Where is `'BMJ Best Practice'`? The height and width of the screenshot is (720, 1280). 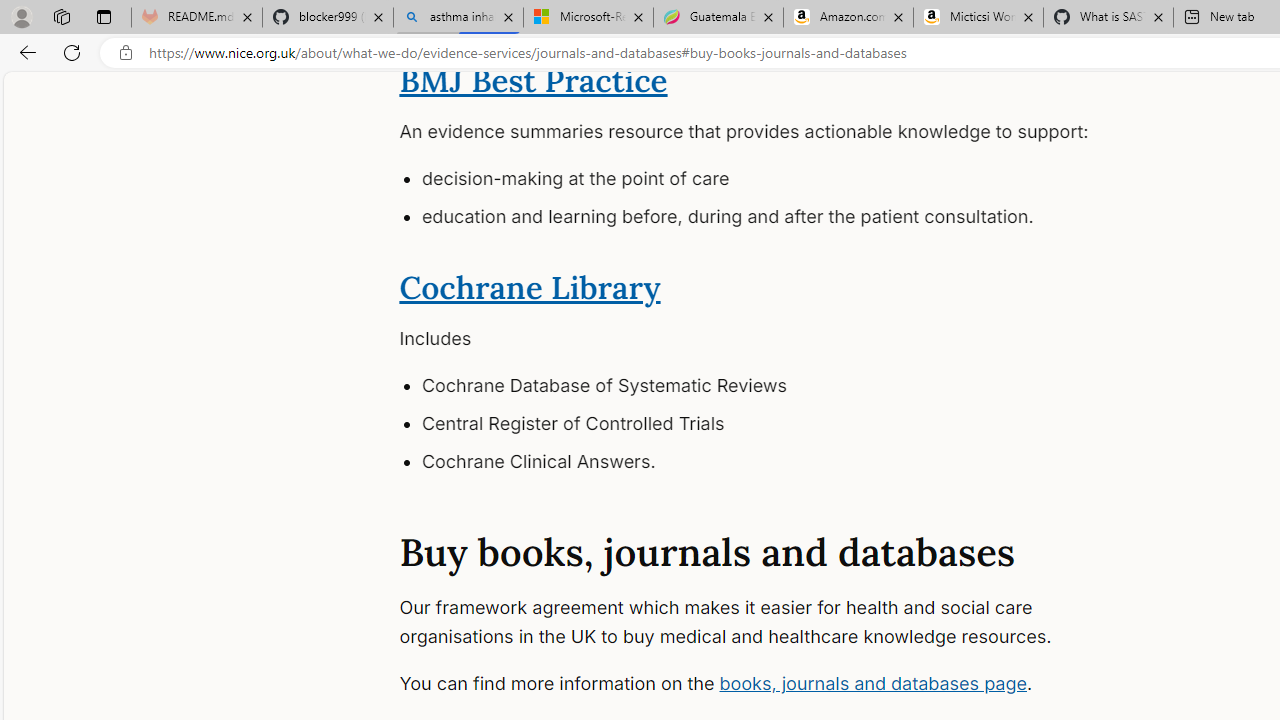
'BMJ Best Practice' is located at coordinates (533, 80).